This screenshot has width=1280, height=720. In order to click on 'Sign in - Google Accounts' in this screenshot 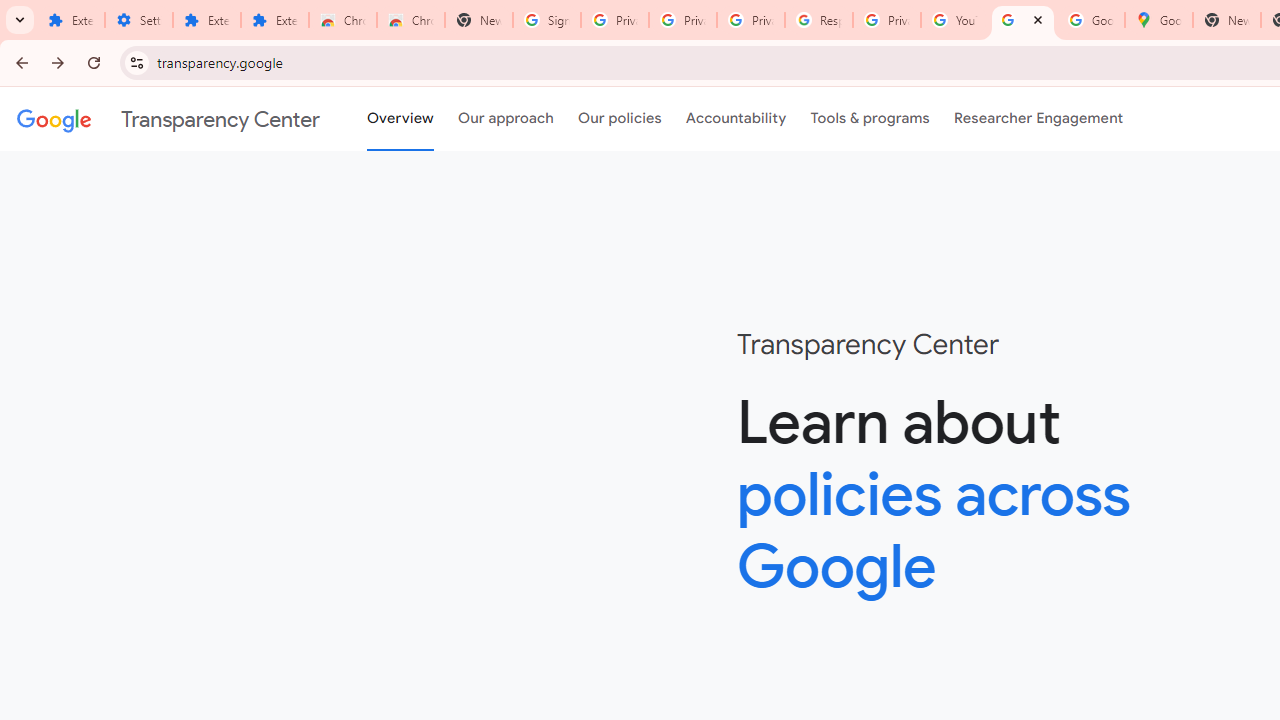, I will do `click(547, 20)`.